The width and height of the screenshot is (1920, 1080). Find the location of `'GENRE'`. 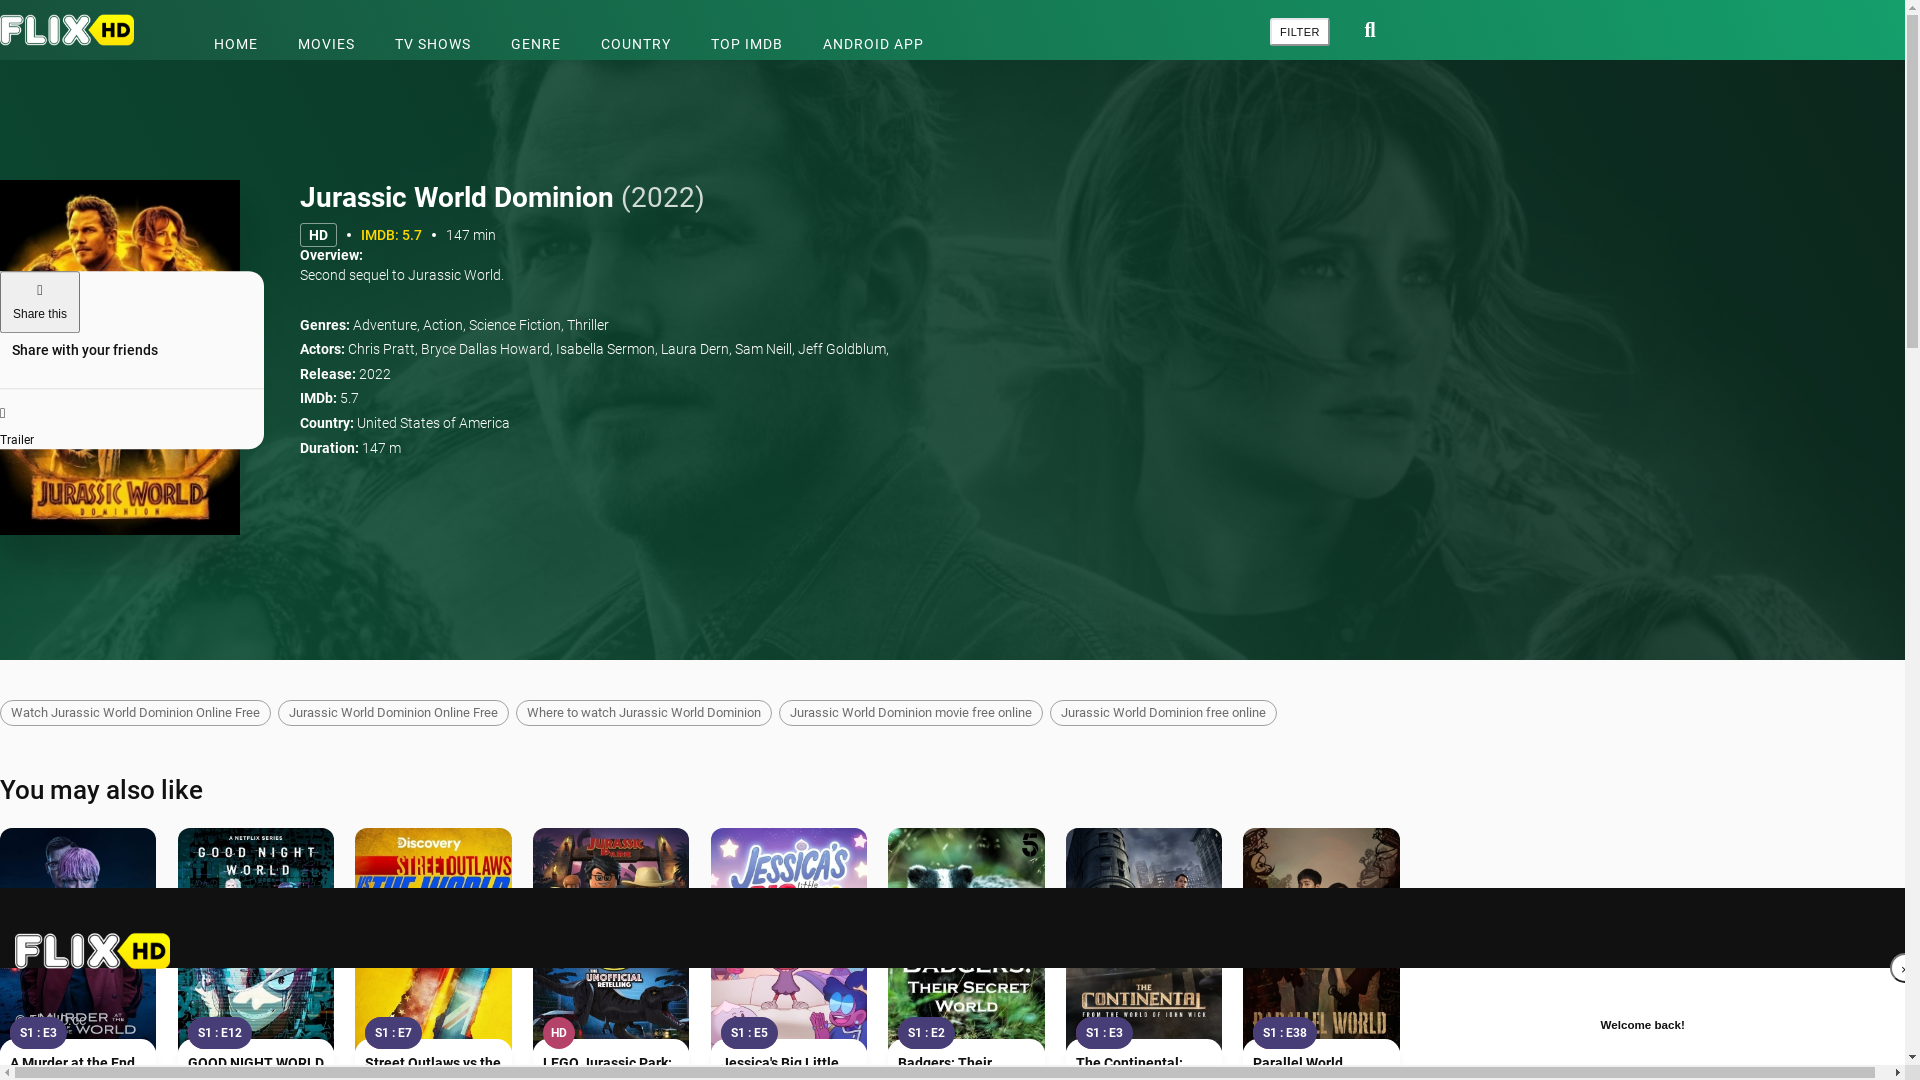

'GENRE' is located at coordinates (536, 43).